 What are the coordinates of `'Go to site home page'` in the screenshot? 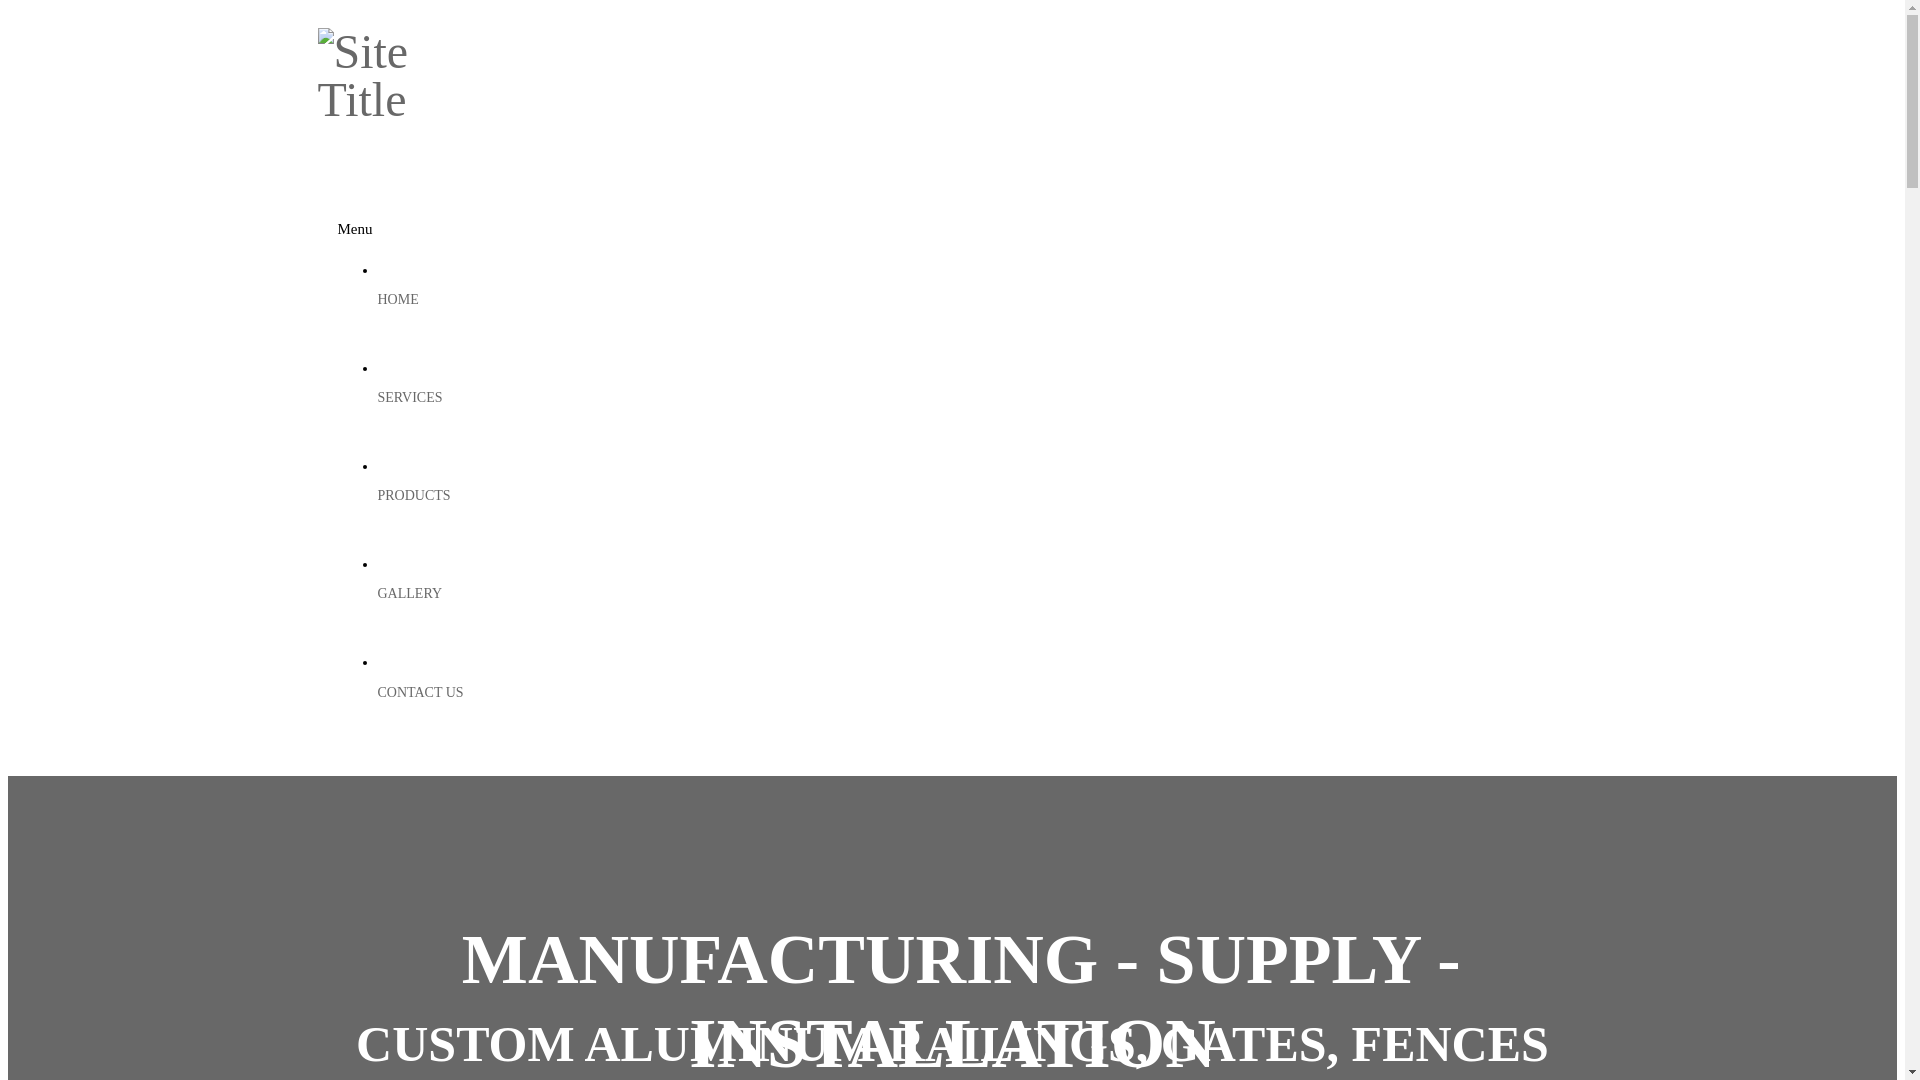 It's located at (393, 99).